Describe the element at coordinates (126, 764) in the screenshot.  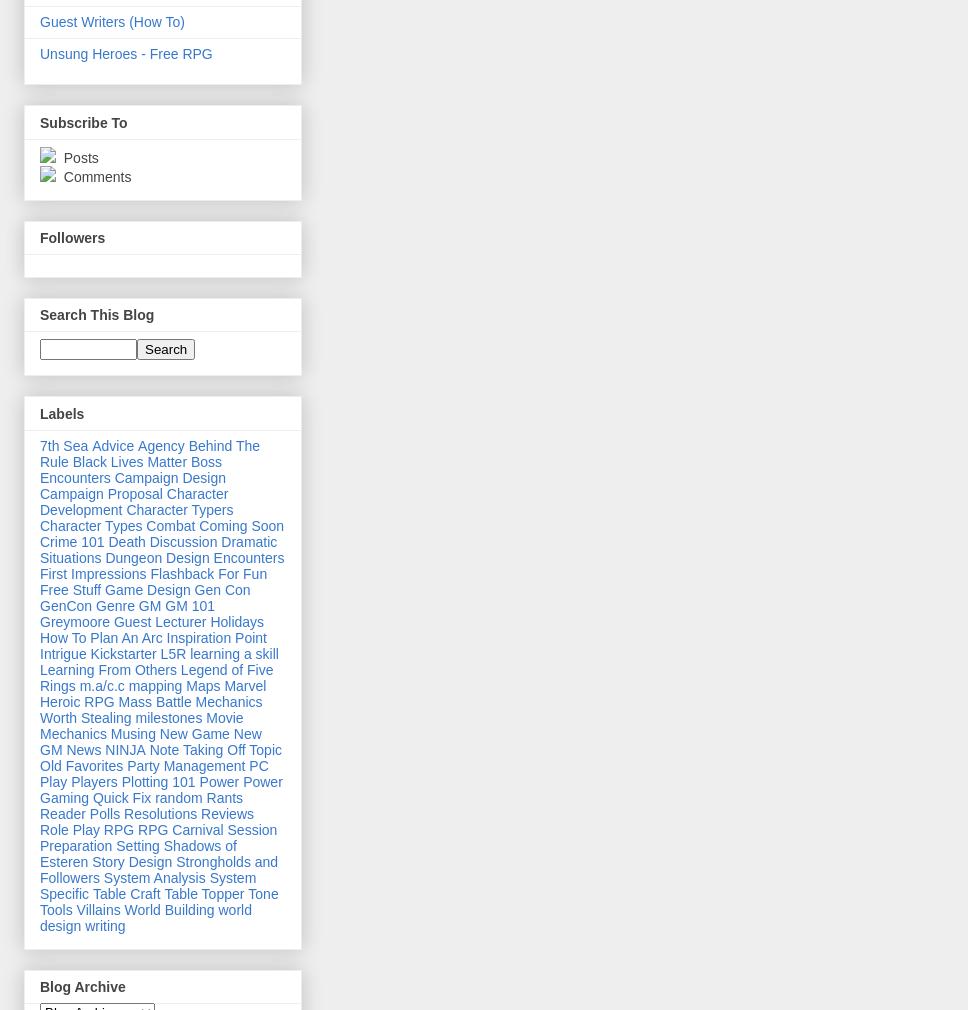
I see `'Party Management'` at that location.